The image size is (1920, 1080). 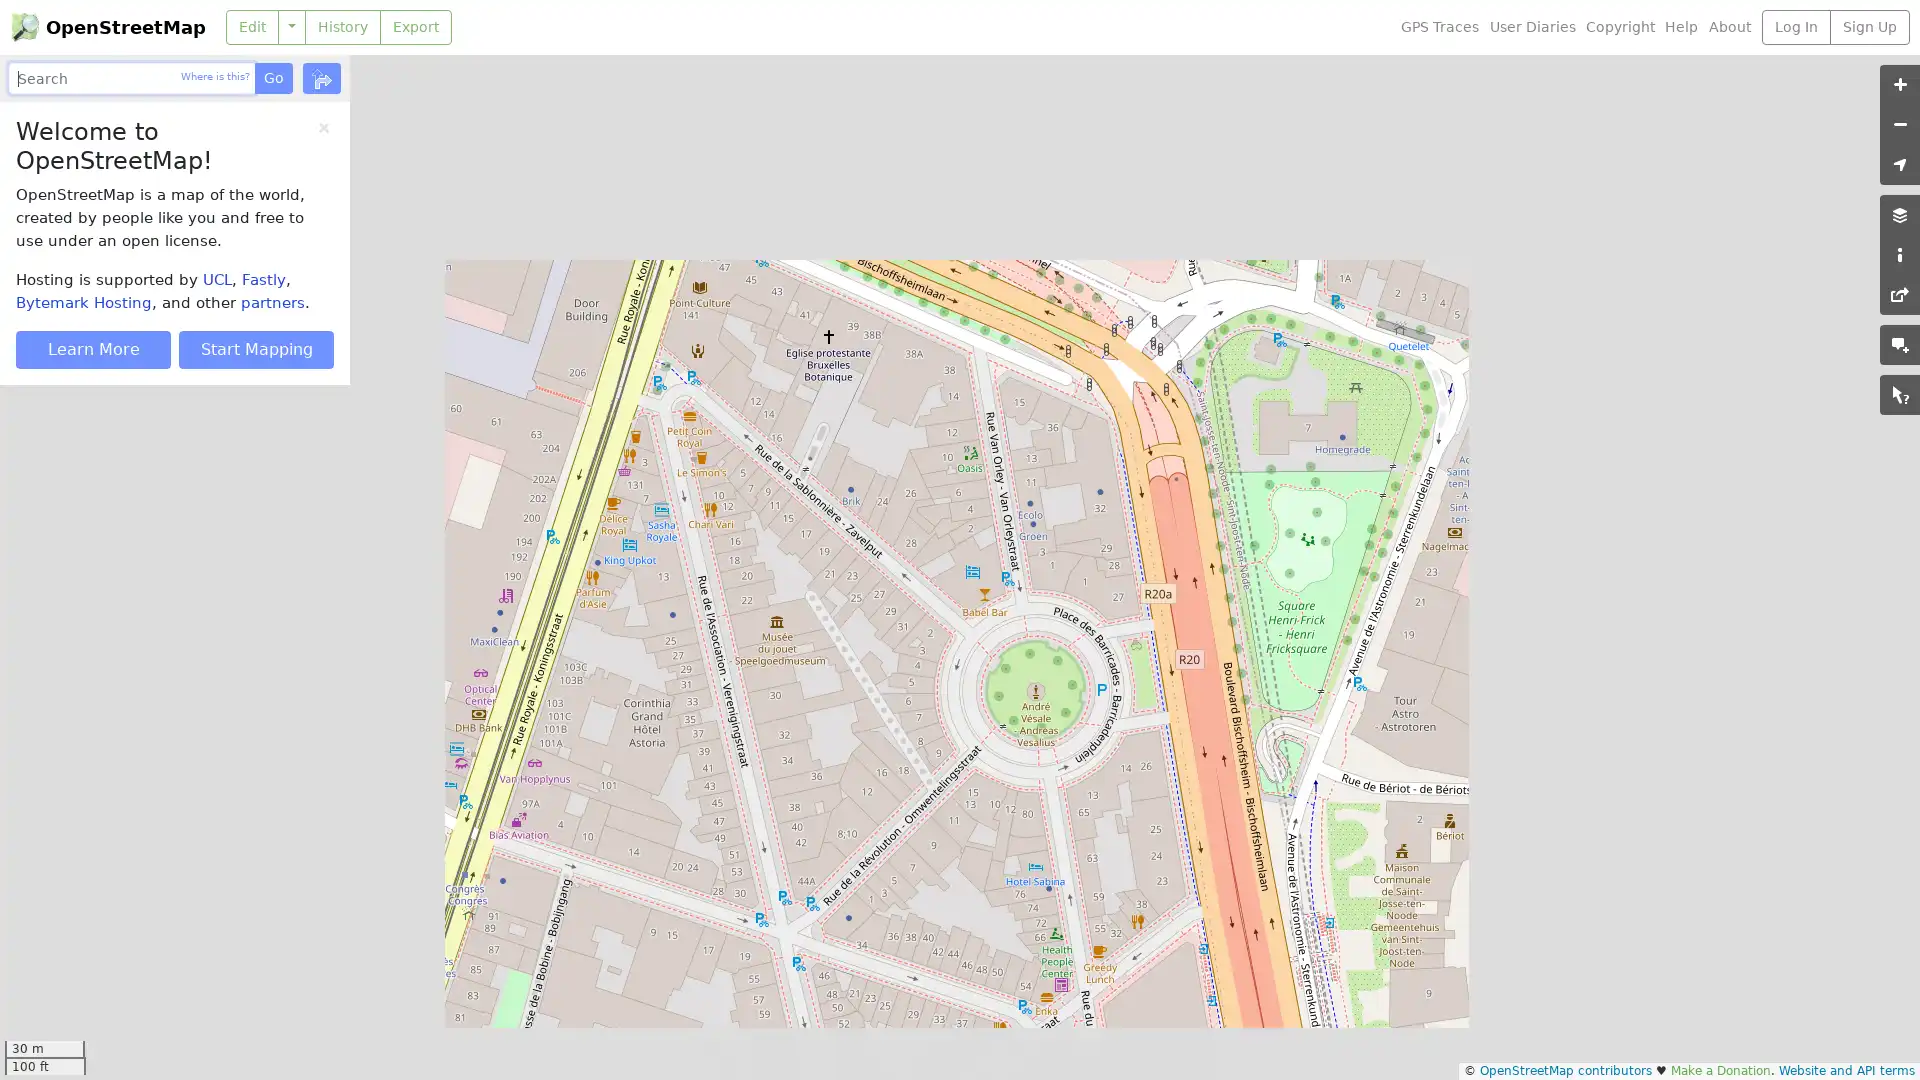 What do you see at coordinates (272, 77) in the screenshot?
I see `Go` at bounding box center [272, 77].